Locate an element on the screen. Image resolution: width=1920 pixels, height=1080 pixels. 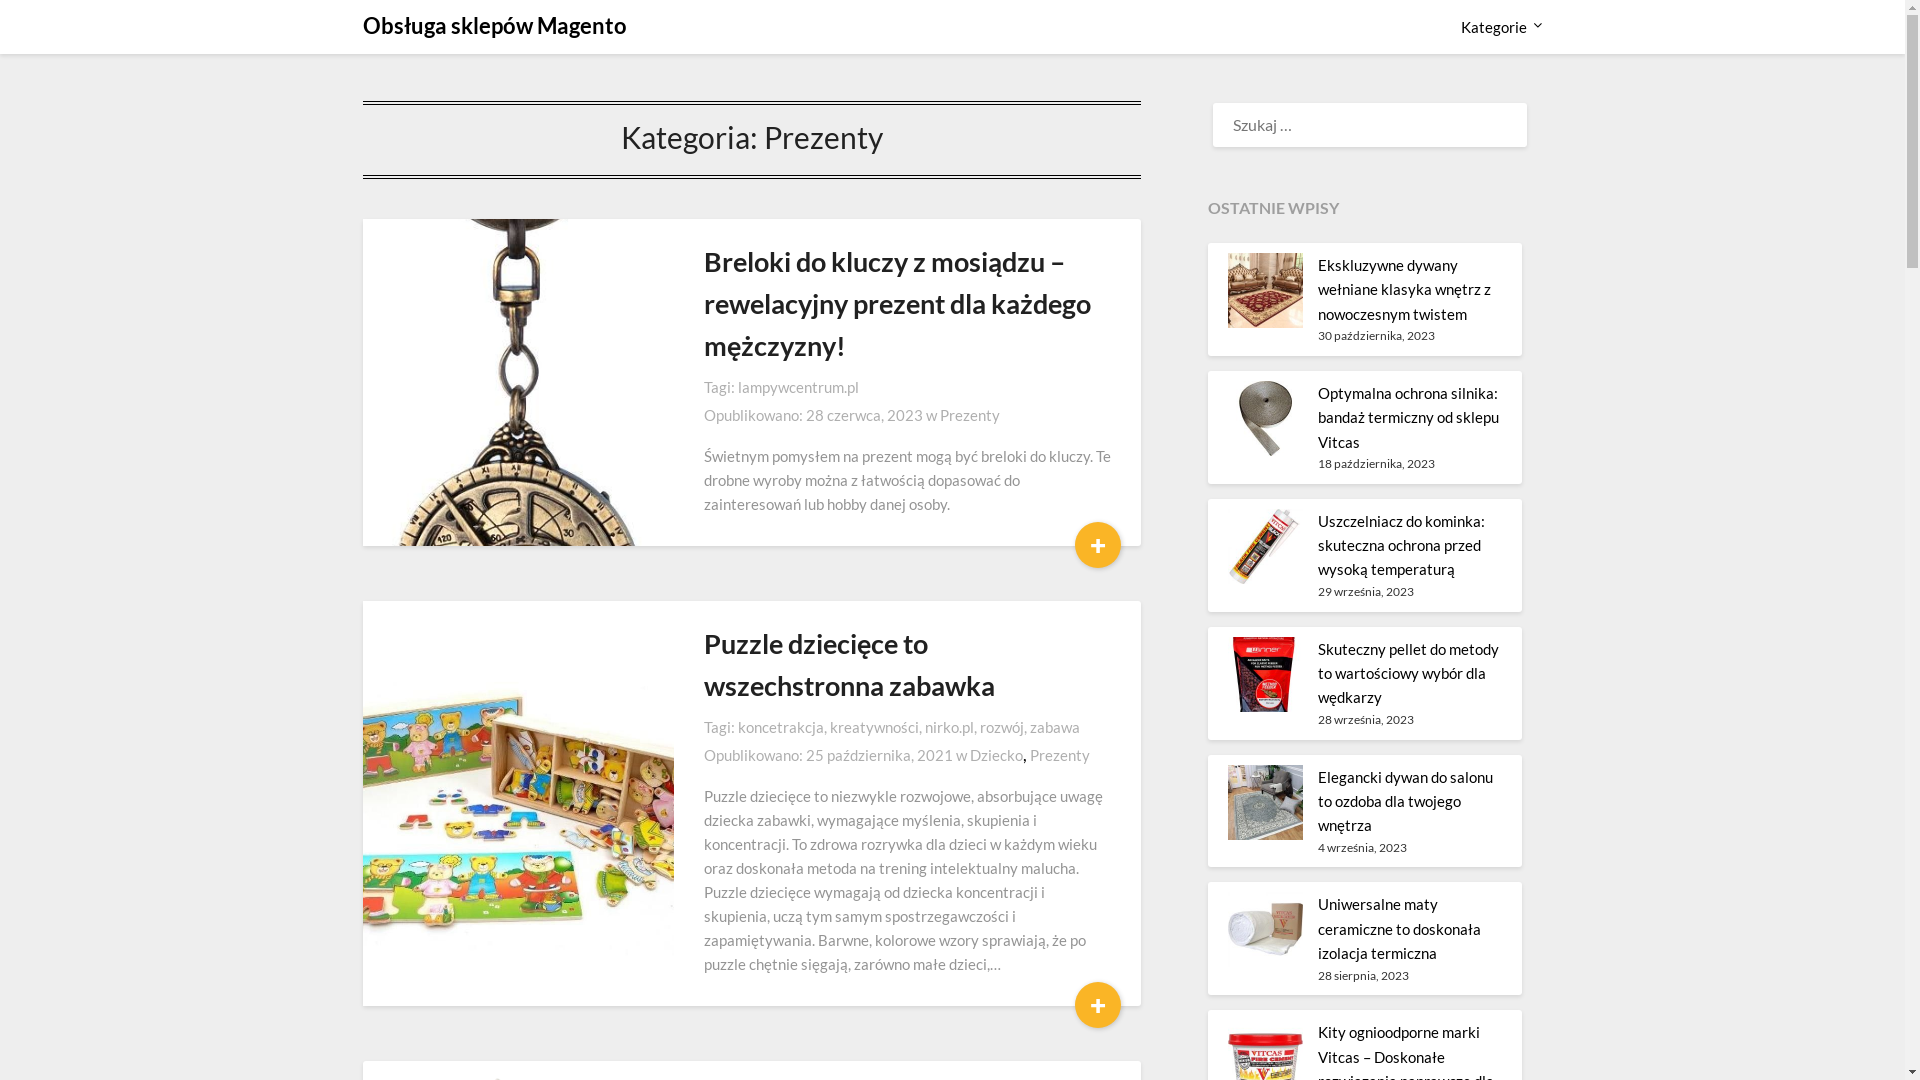
'28 czerwca, 2023' is located at coordinates (806, 414).